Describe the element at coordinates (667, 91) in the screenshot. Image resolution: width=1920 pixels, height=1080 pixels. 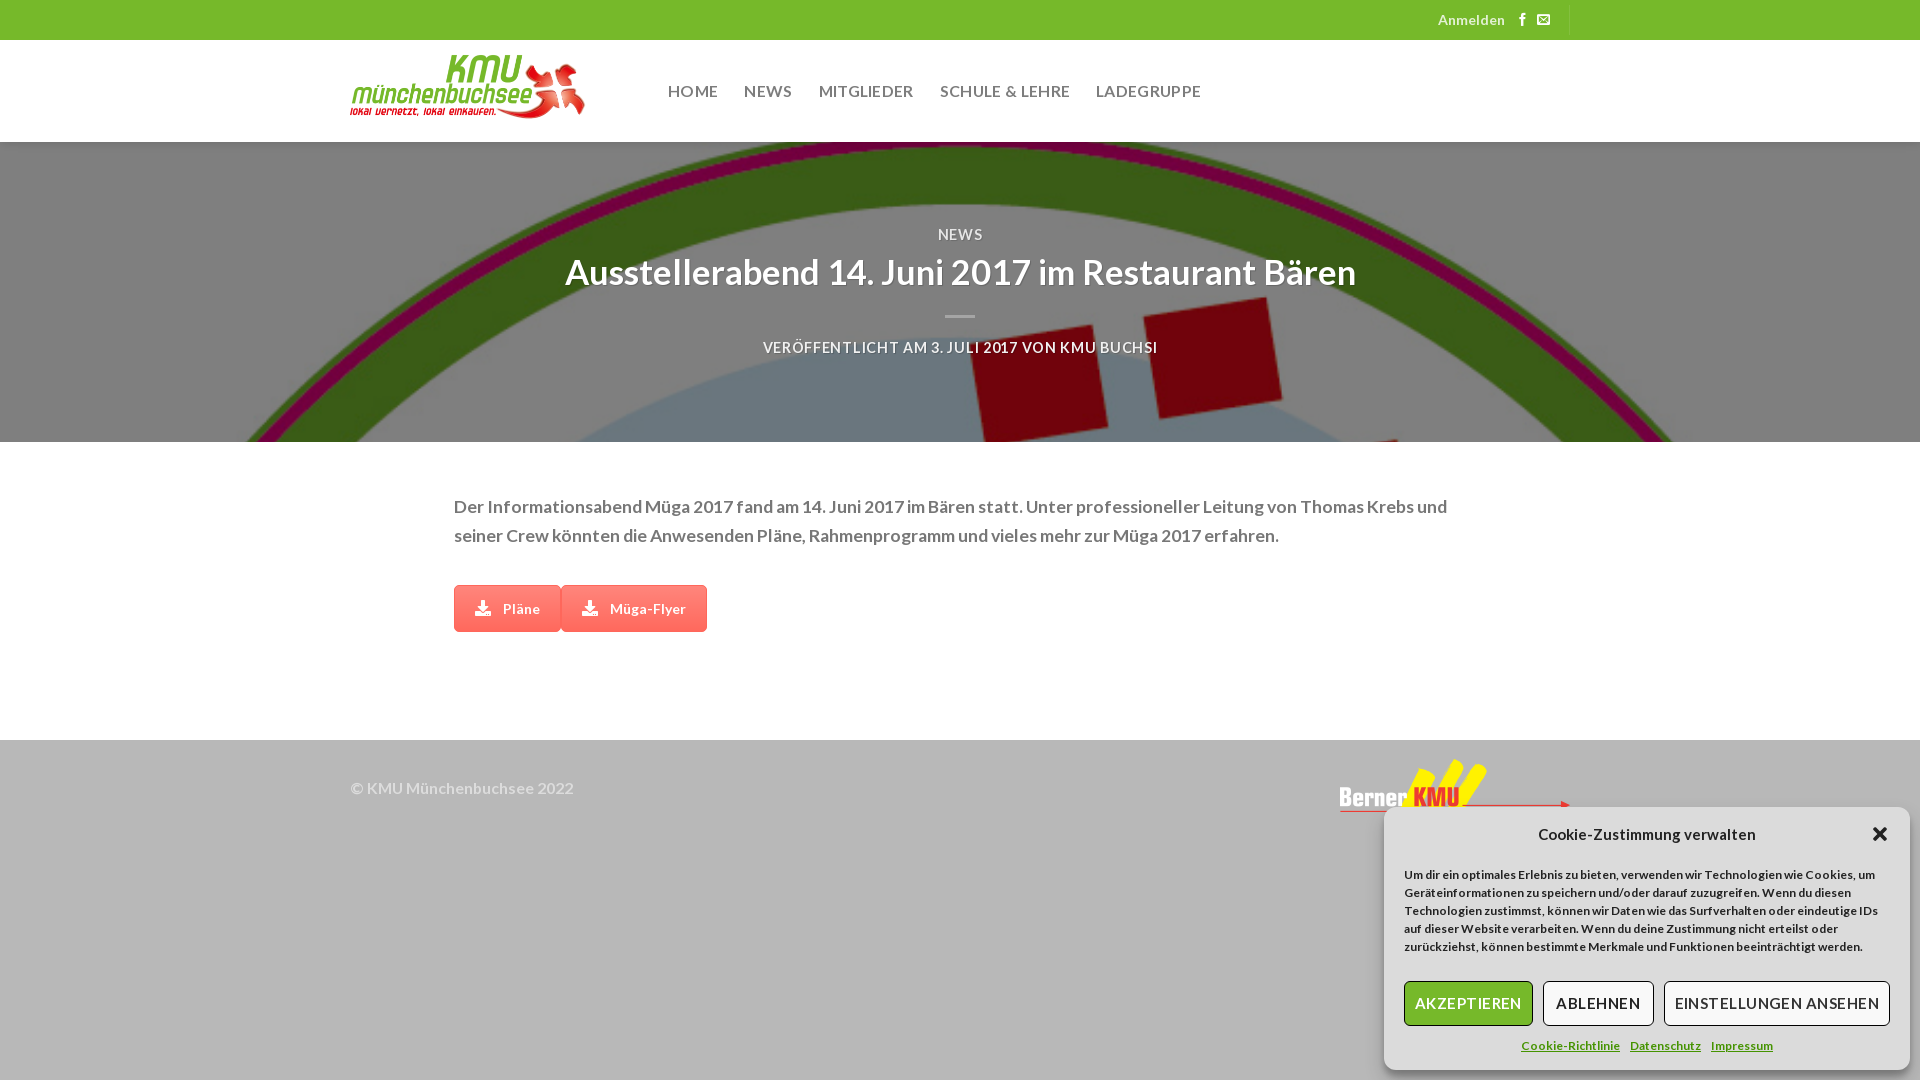
I see `'HOME'` at that location.